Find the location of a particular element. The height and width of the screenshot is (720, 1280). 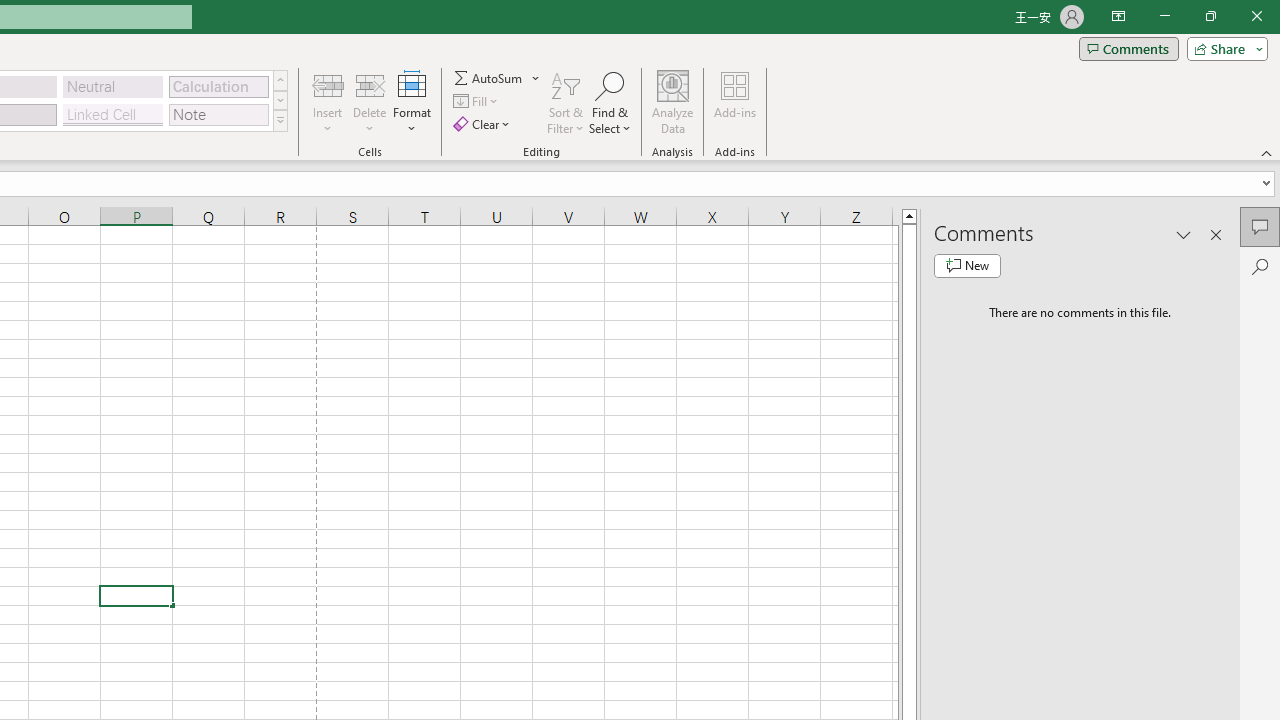

'Insert' is located at coordinates (328, 103).